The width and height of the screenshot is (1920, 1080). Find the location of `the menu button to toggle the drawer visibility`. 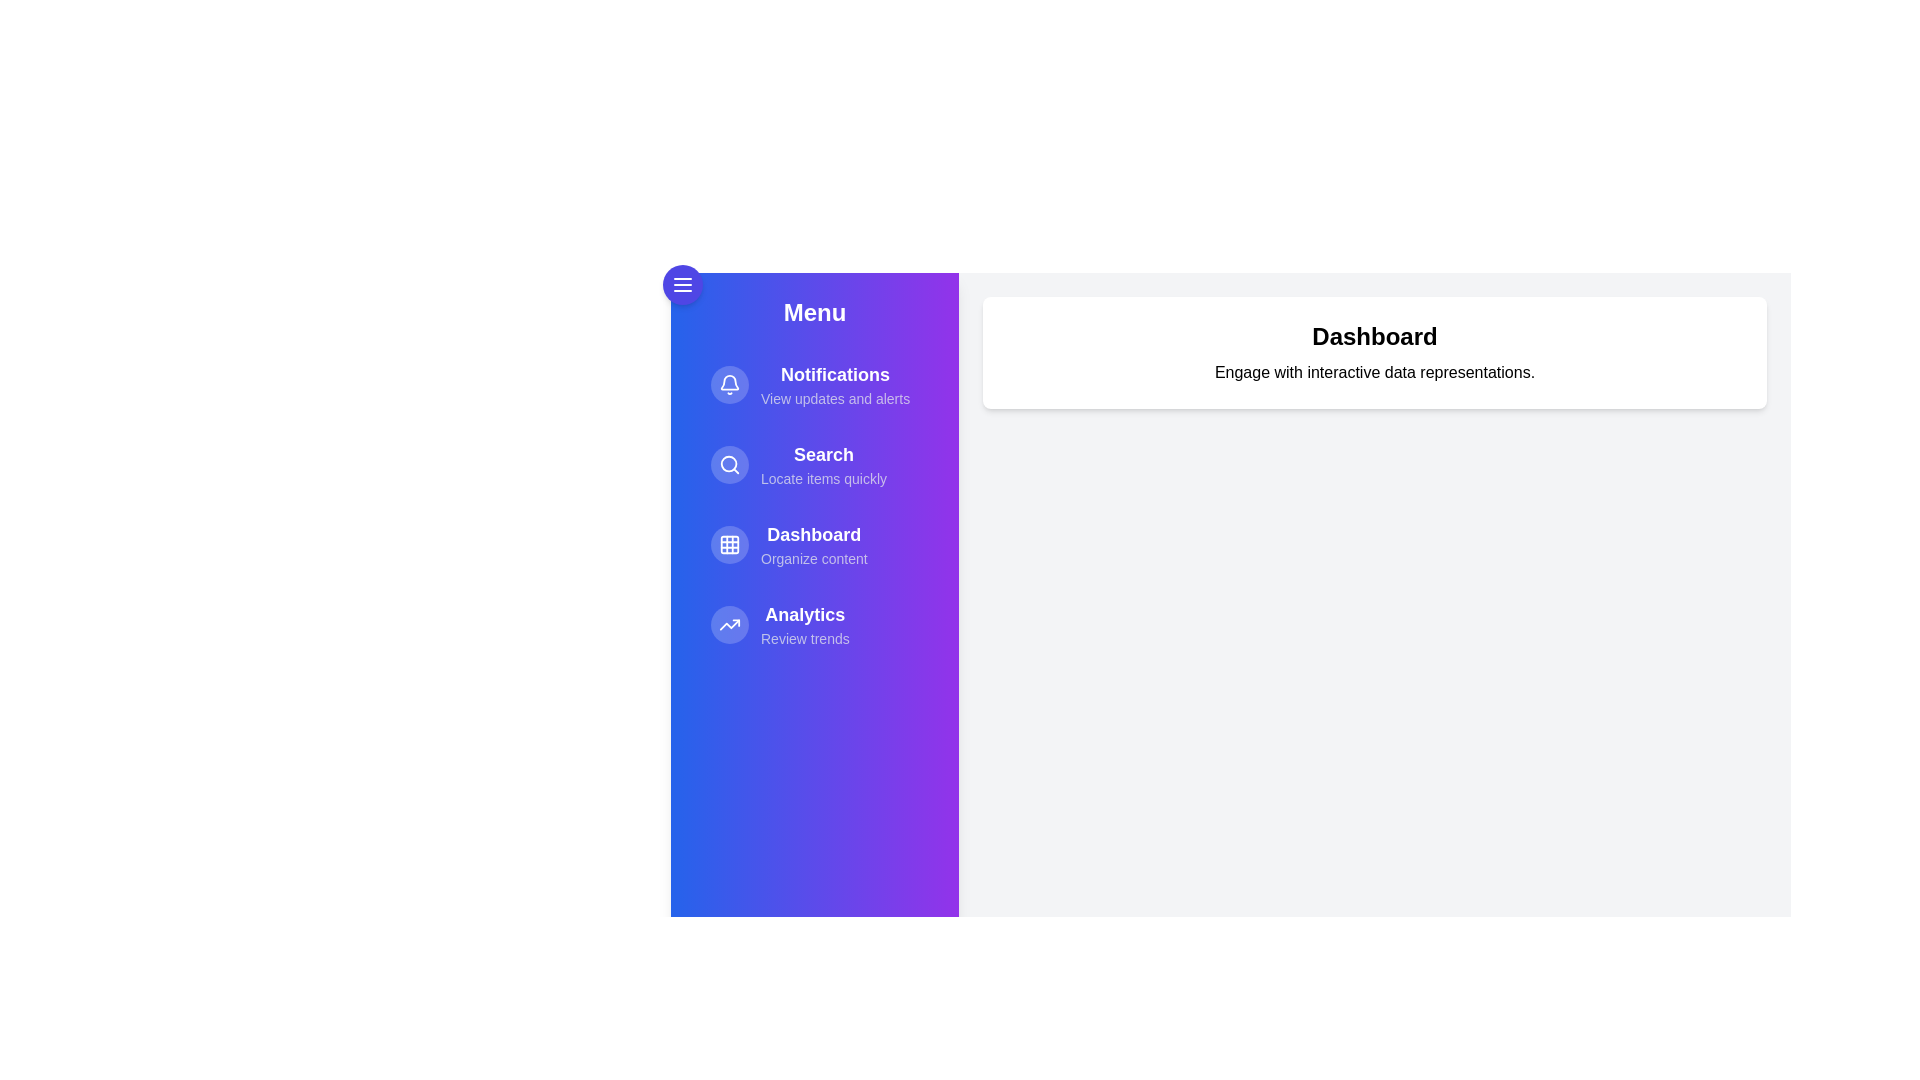

the menu button to toggle the drawer visibility is located at coordinates (682, 285).